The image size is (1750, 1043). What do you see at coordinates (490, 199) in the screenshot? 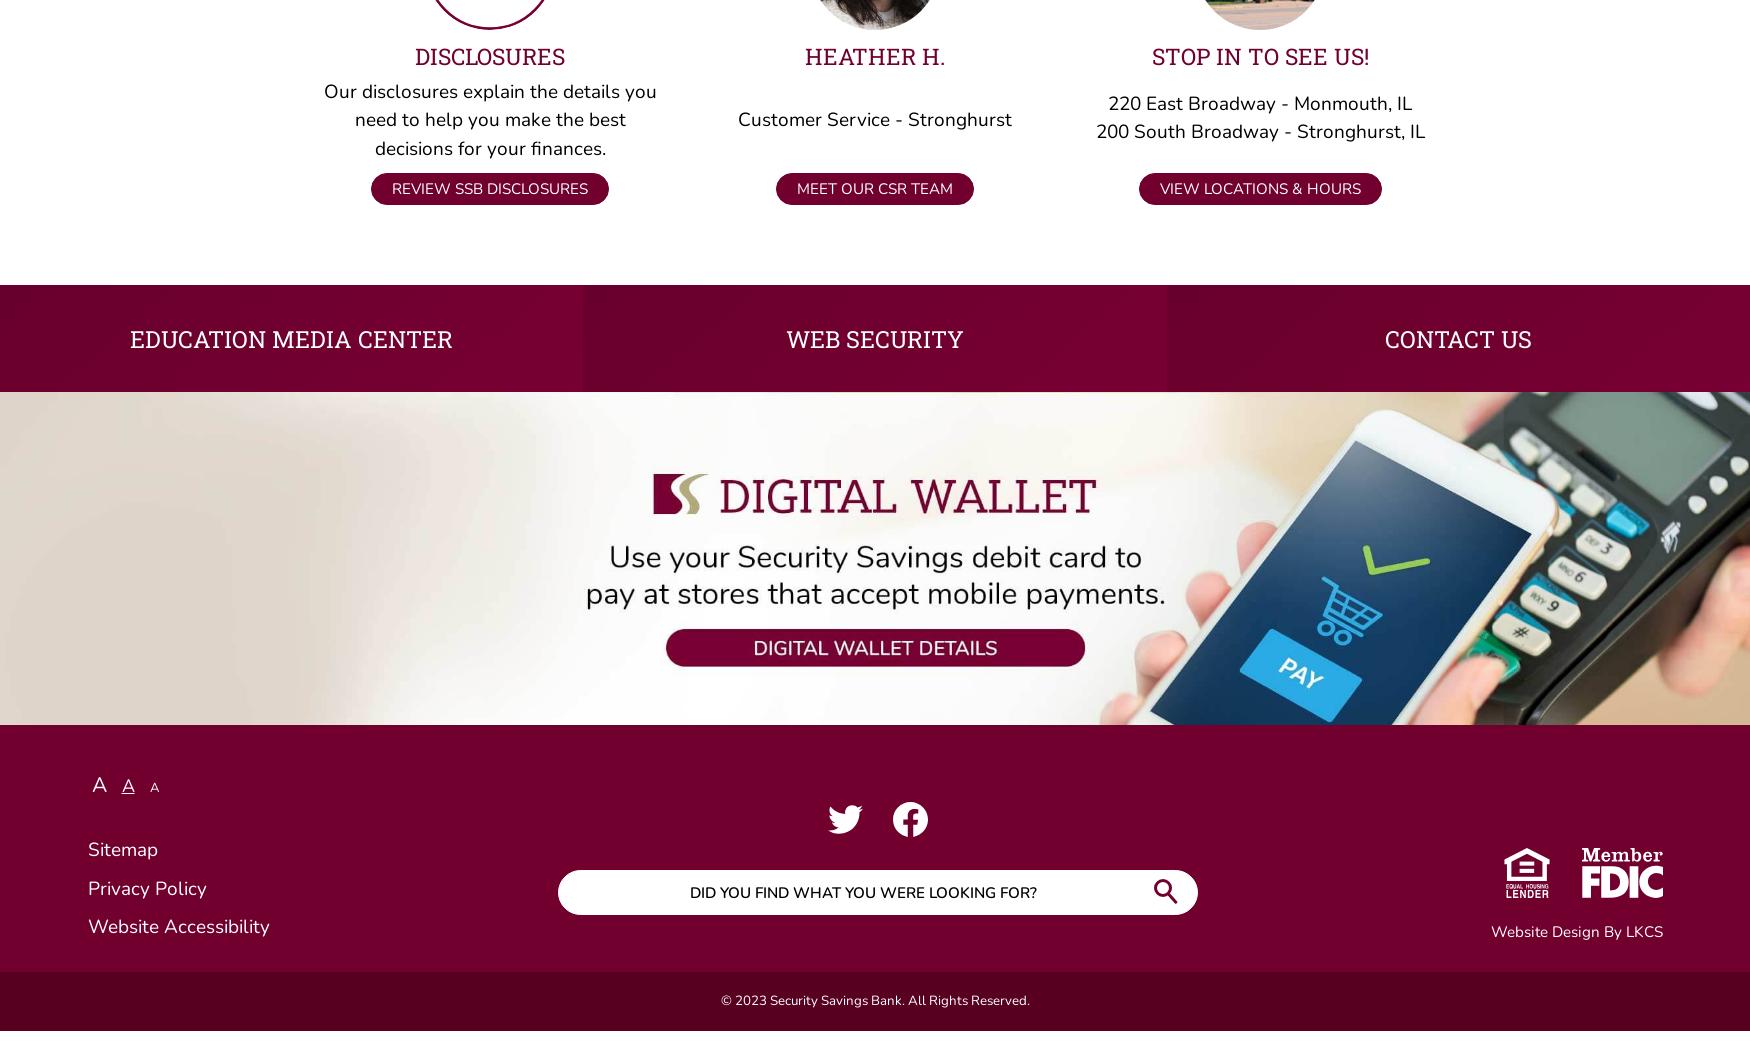
I see `'Review SSB Disclosures'` at bounding box center [490, 199].